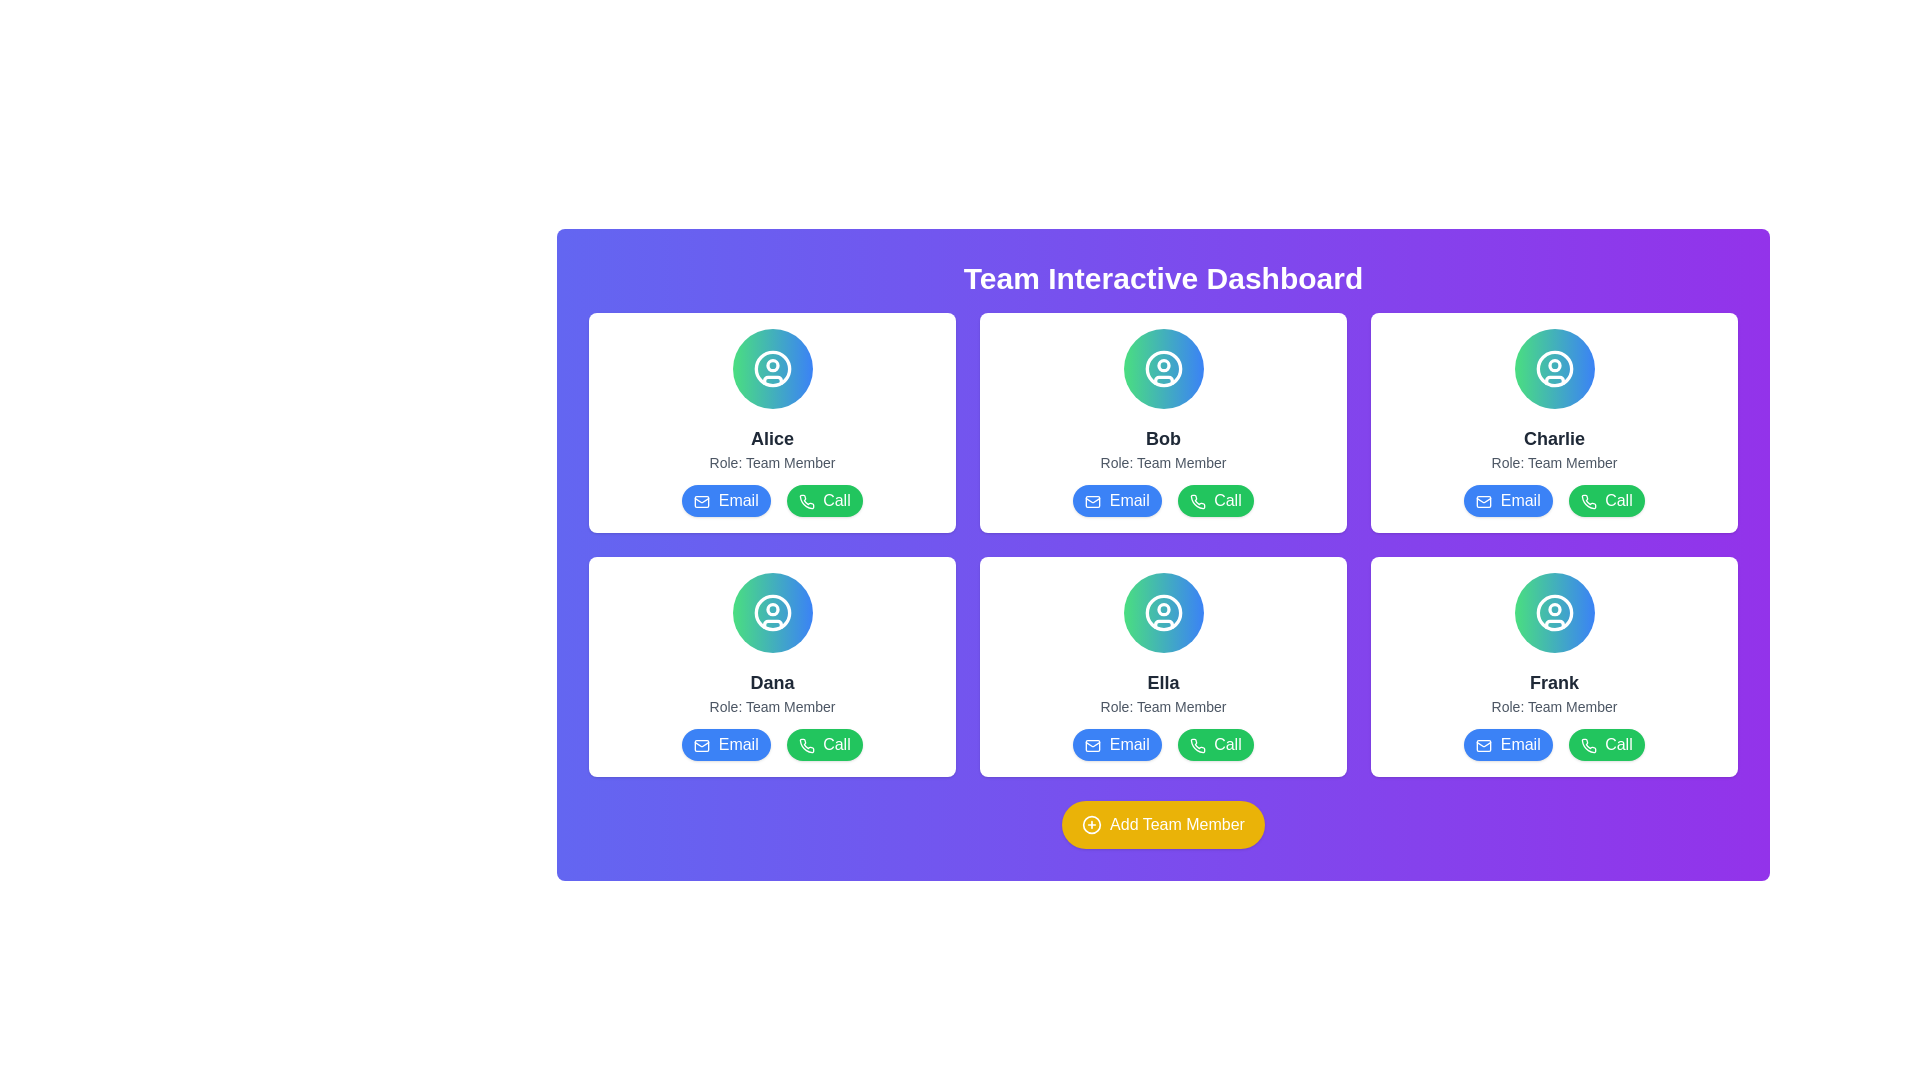  Describe the element at coordinates (1163, 705) in the screenshot. I see `the text label displaying 'Role: Team Member', which is located below the 'Ella' title text within the white rectangular card` at that location.